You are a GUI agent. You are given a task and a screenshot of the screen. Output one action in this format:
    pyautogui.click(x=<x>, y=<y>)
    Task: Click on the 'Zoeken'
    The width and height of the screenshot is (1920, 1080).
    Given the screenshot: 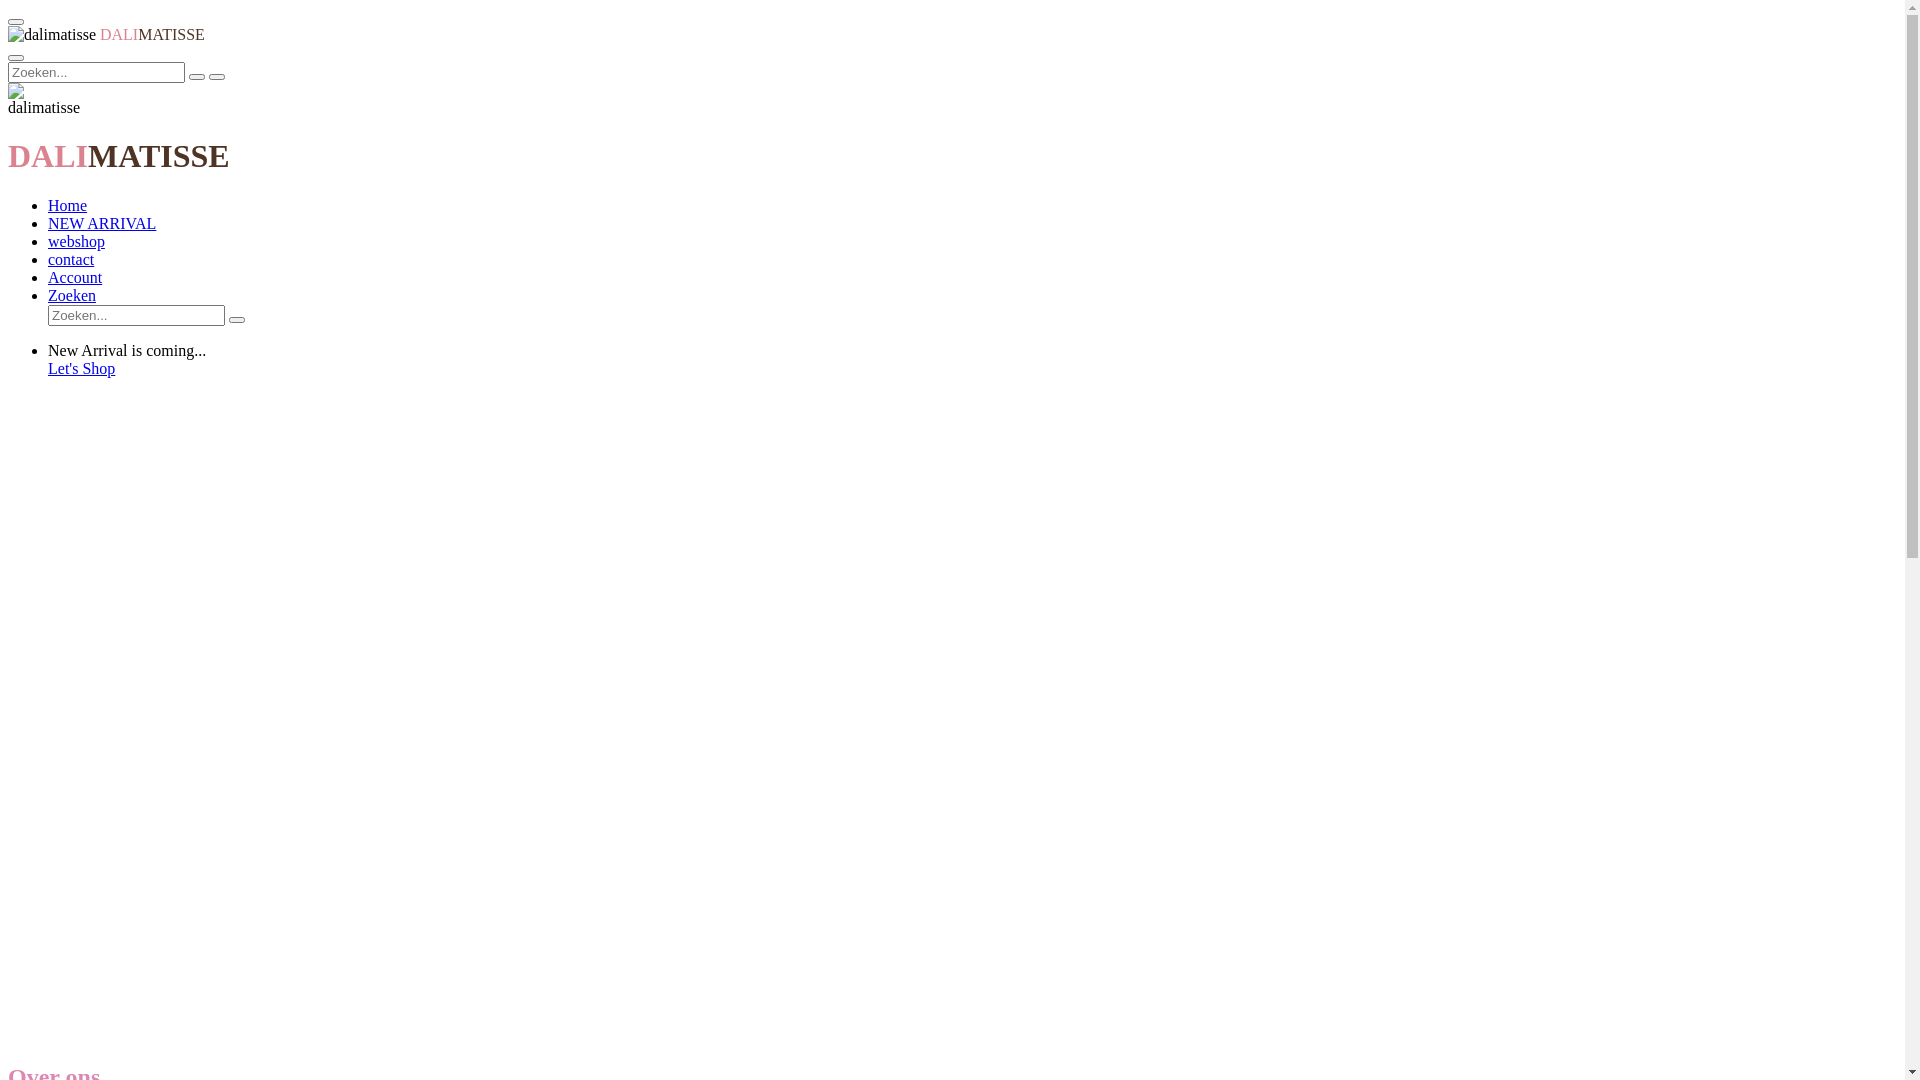 What is the action you would take?
    pyautogui.click(x=72, y=295)
    